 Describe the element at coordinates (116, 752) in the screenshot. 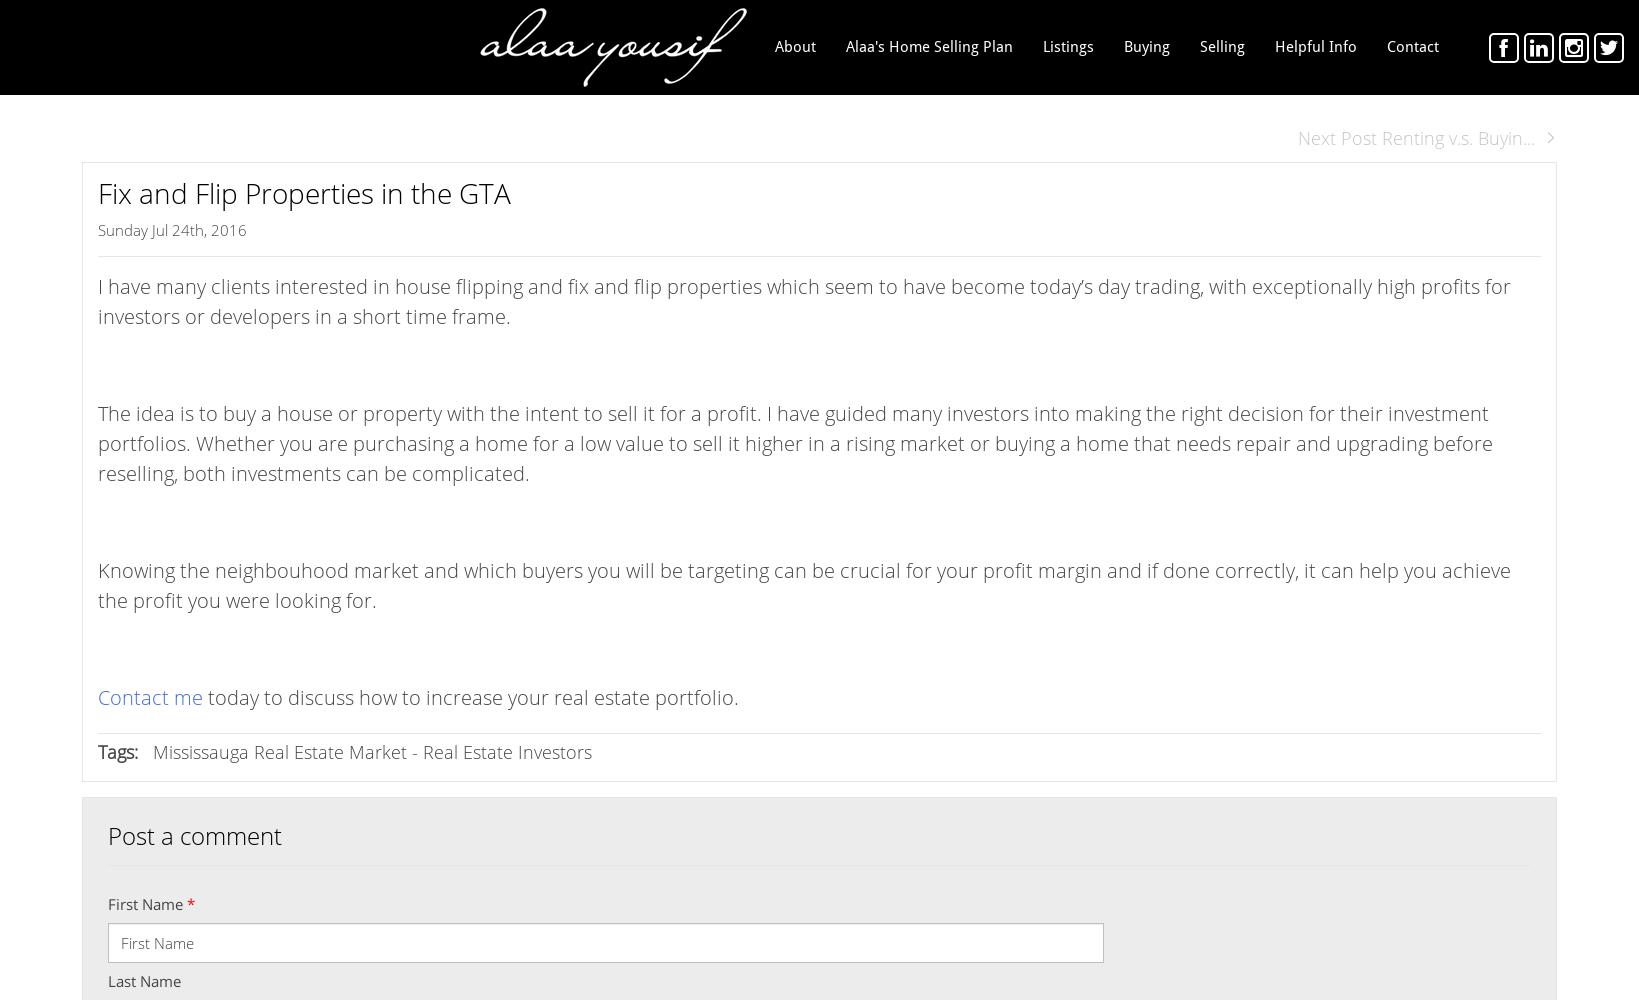

I see `'Tags:'` at that location.